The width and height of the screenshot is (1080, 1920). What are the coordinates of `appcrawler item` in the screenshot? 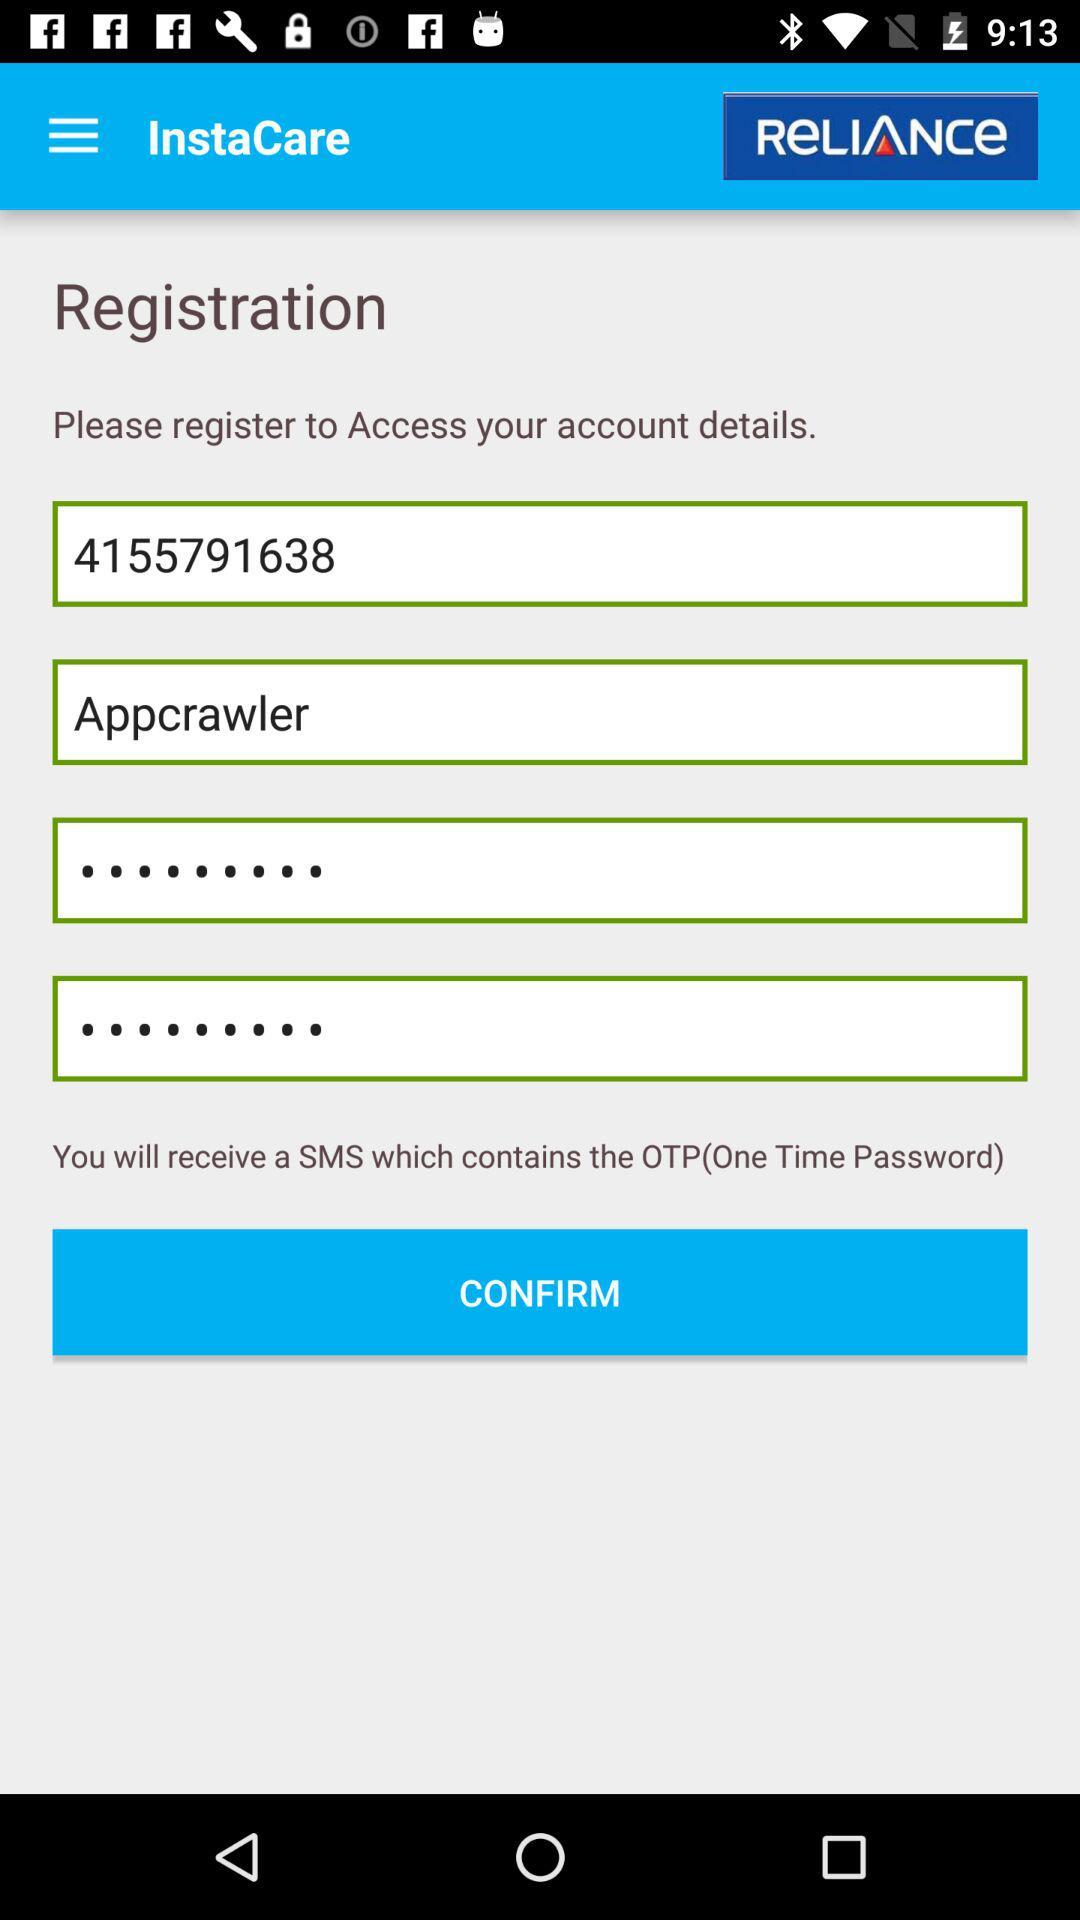 It's located at (540, 712).